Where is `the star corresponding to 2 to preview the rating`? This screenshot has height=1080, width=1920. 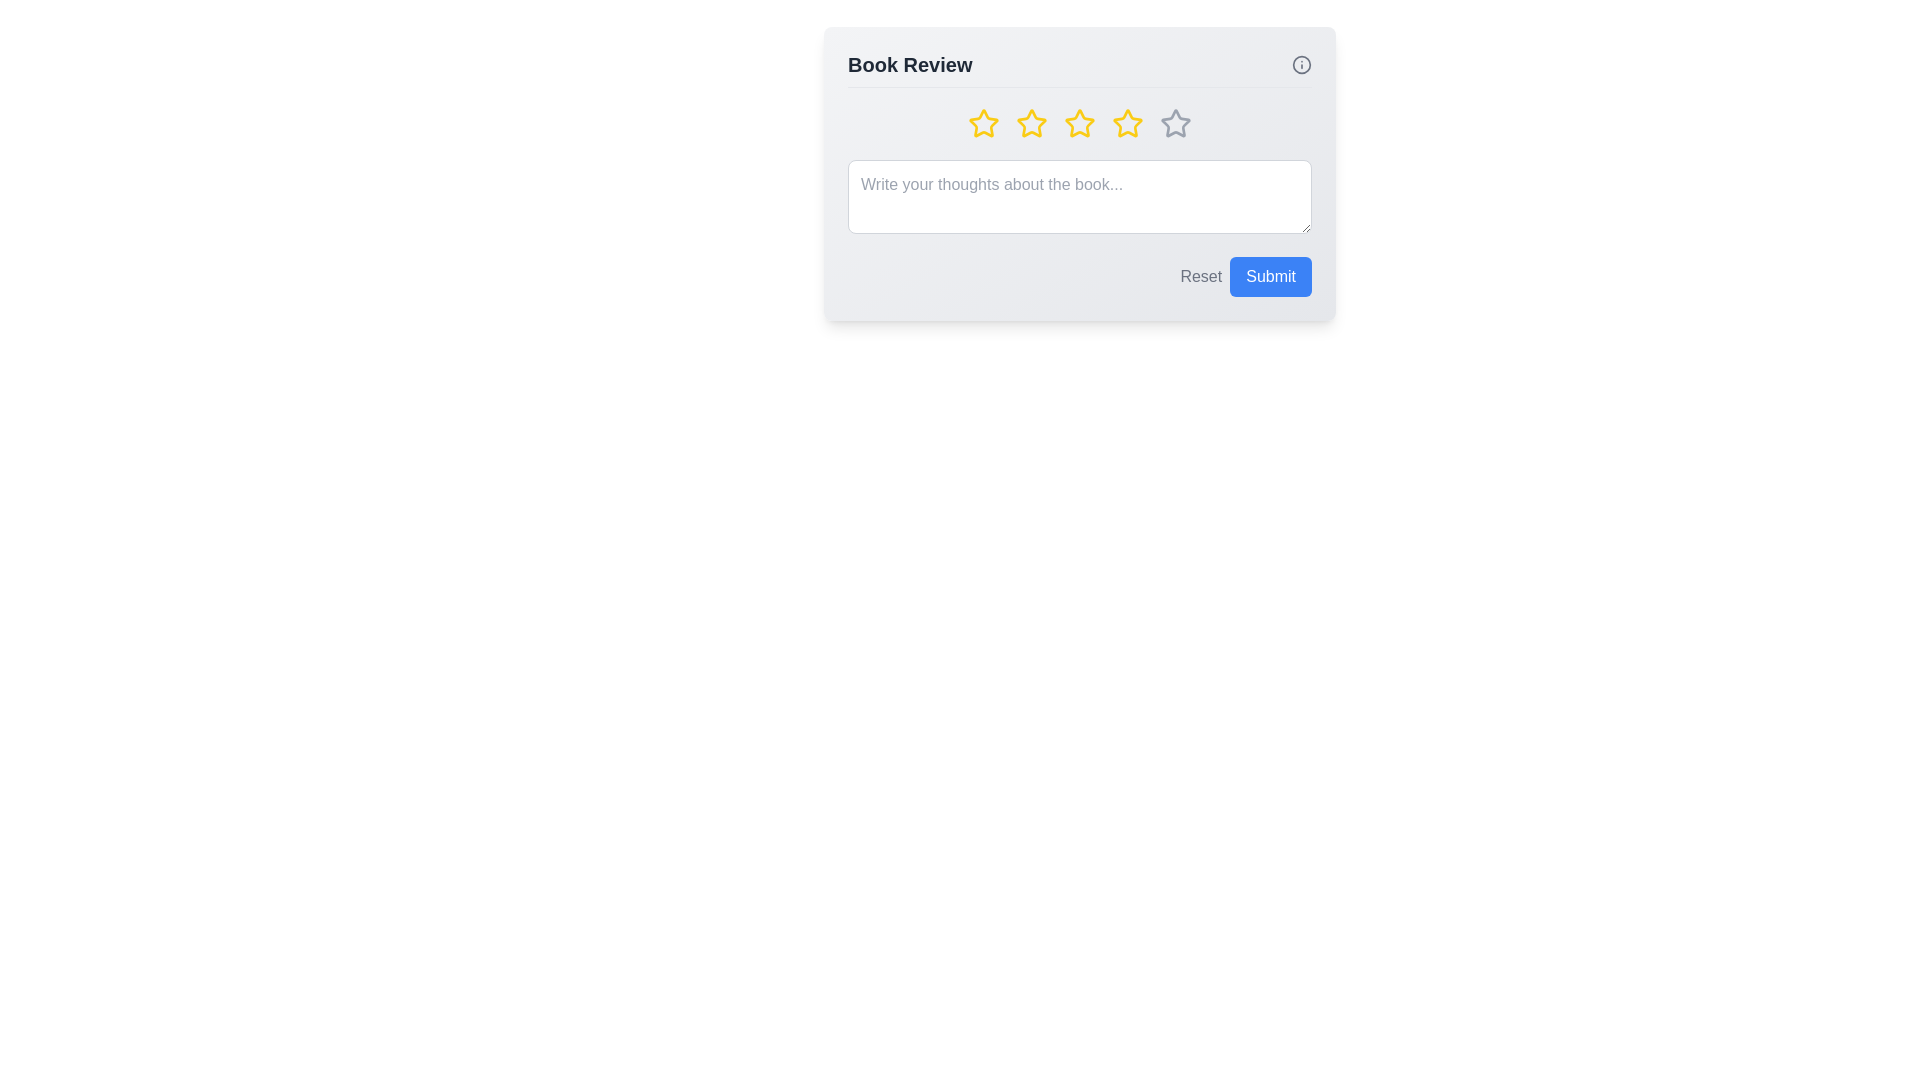 the star corresponding to 2 to preview the rating is located at coordinates (1032, 123).